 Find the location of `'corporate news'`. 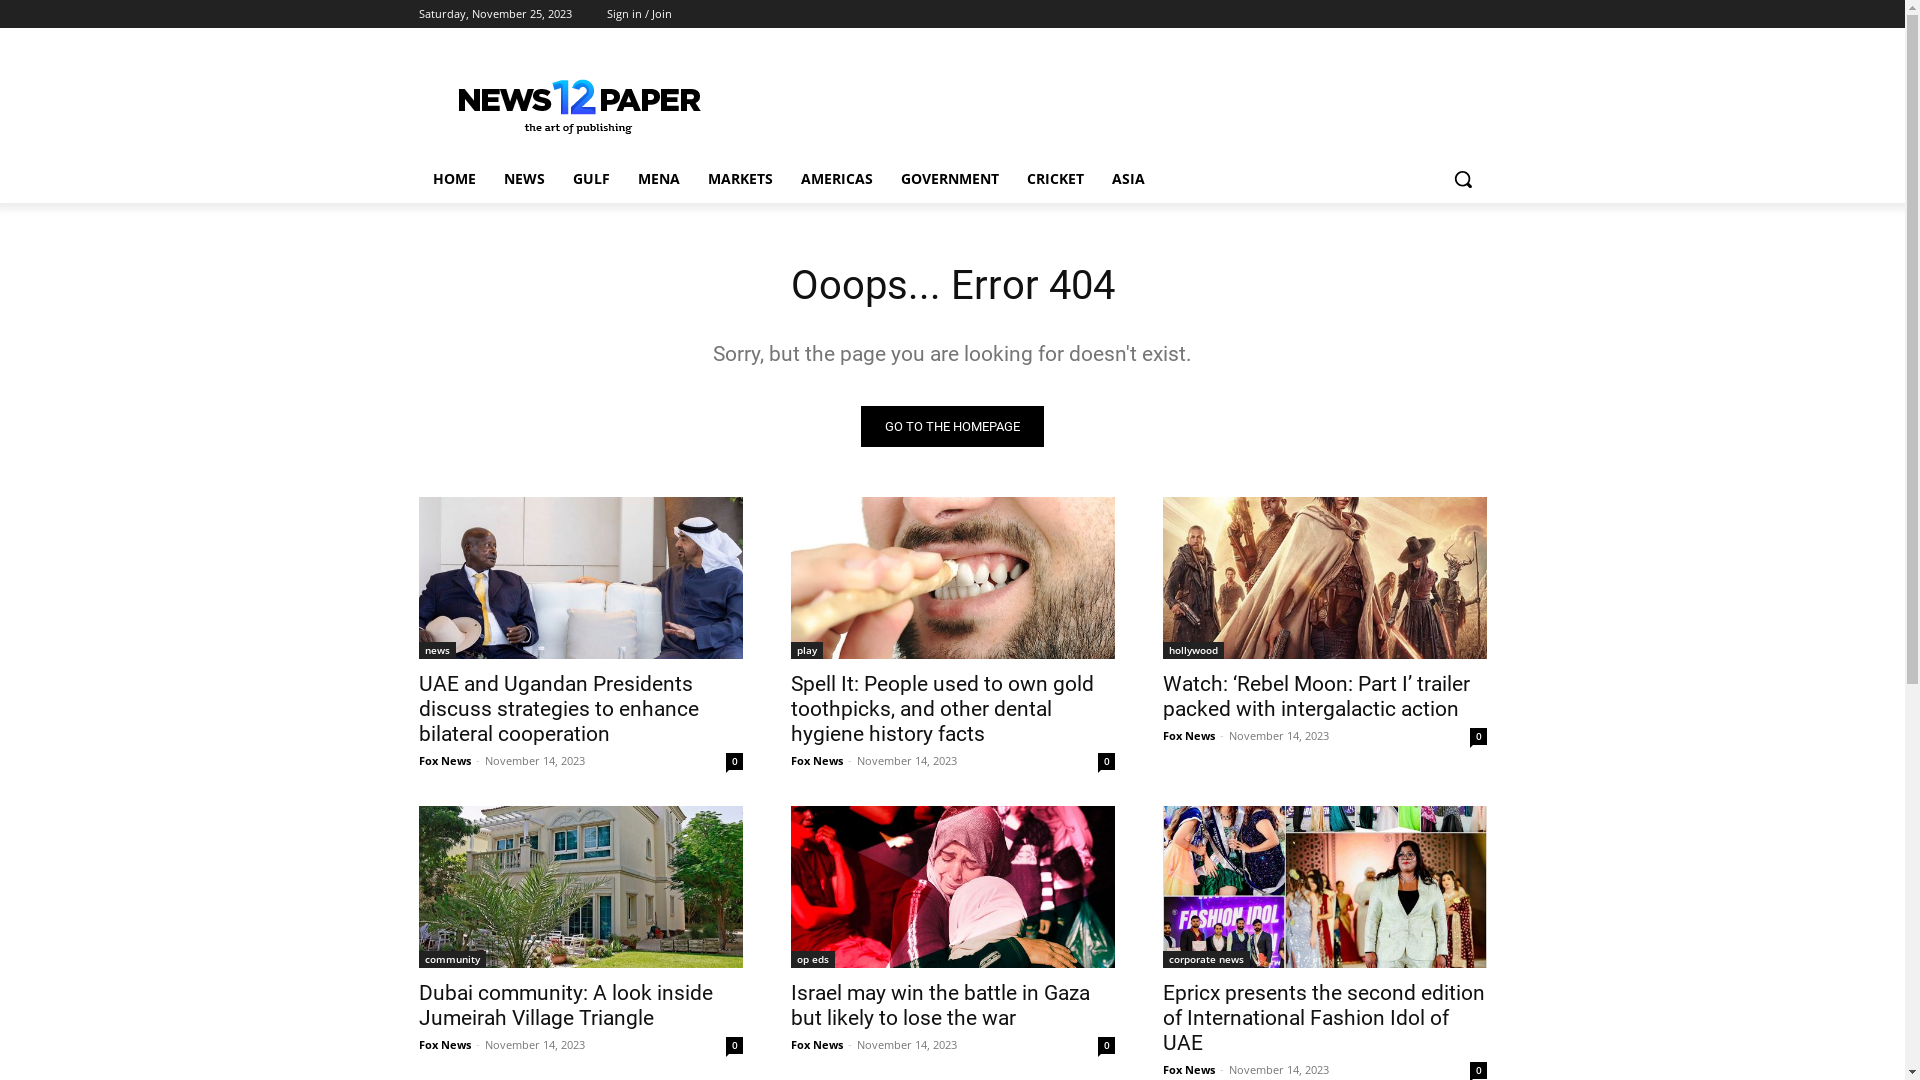

'corporate news' is located at coordinates (1161, 958).